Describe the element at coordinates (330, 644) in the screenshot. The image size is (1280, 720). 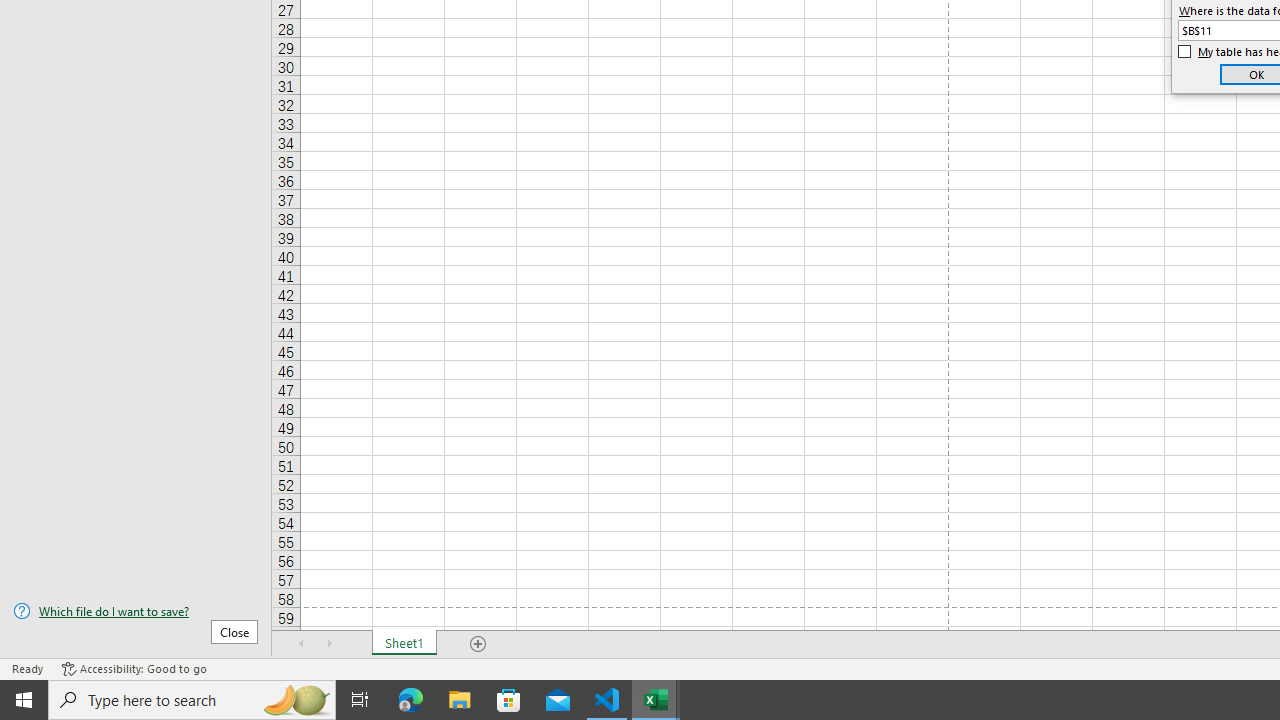
I see `'Scroll Right'` at that location.